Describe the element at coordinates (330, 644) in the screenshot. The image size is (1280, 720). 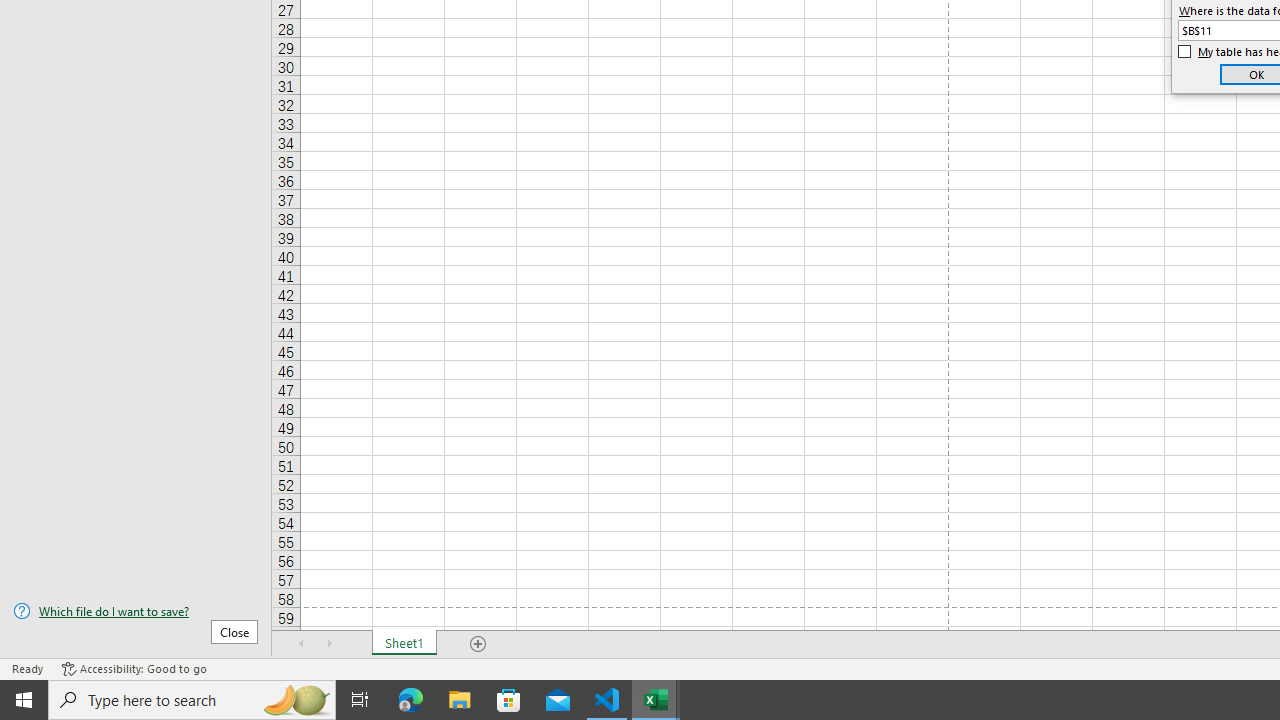
I see `'Scroll Right'` at that location.